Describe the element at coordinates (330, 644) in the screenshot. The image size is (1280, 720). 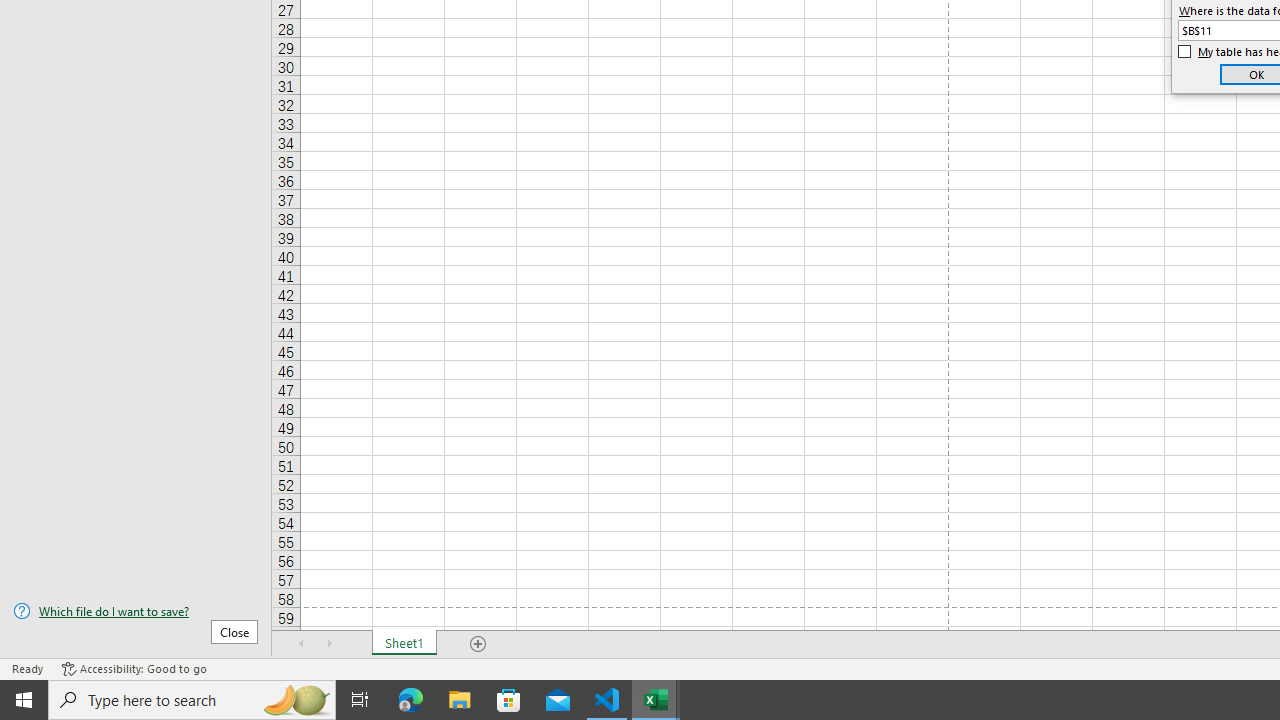
I see `'Scroll Right'` at that location.